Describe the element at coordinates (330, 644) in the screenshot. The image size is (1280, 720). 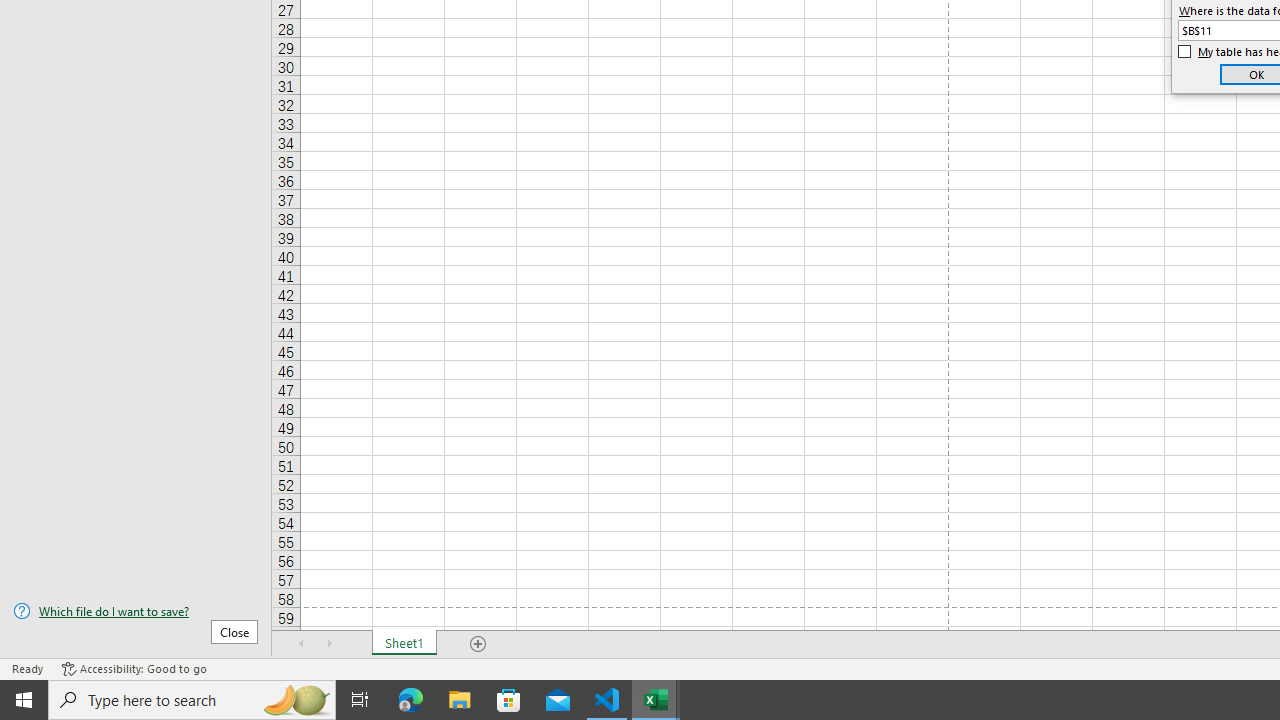
I see `'Scroll Right'` at that location.